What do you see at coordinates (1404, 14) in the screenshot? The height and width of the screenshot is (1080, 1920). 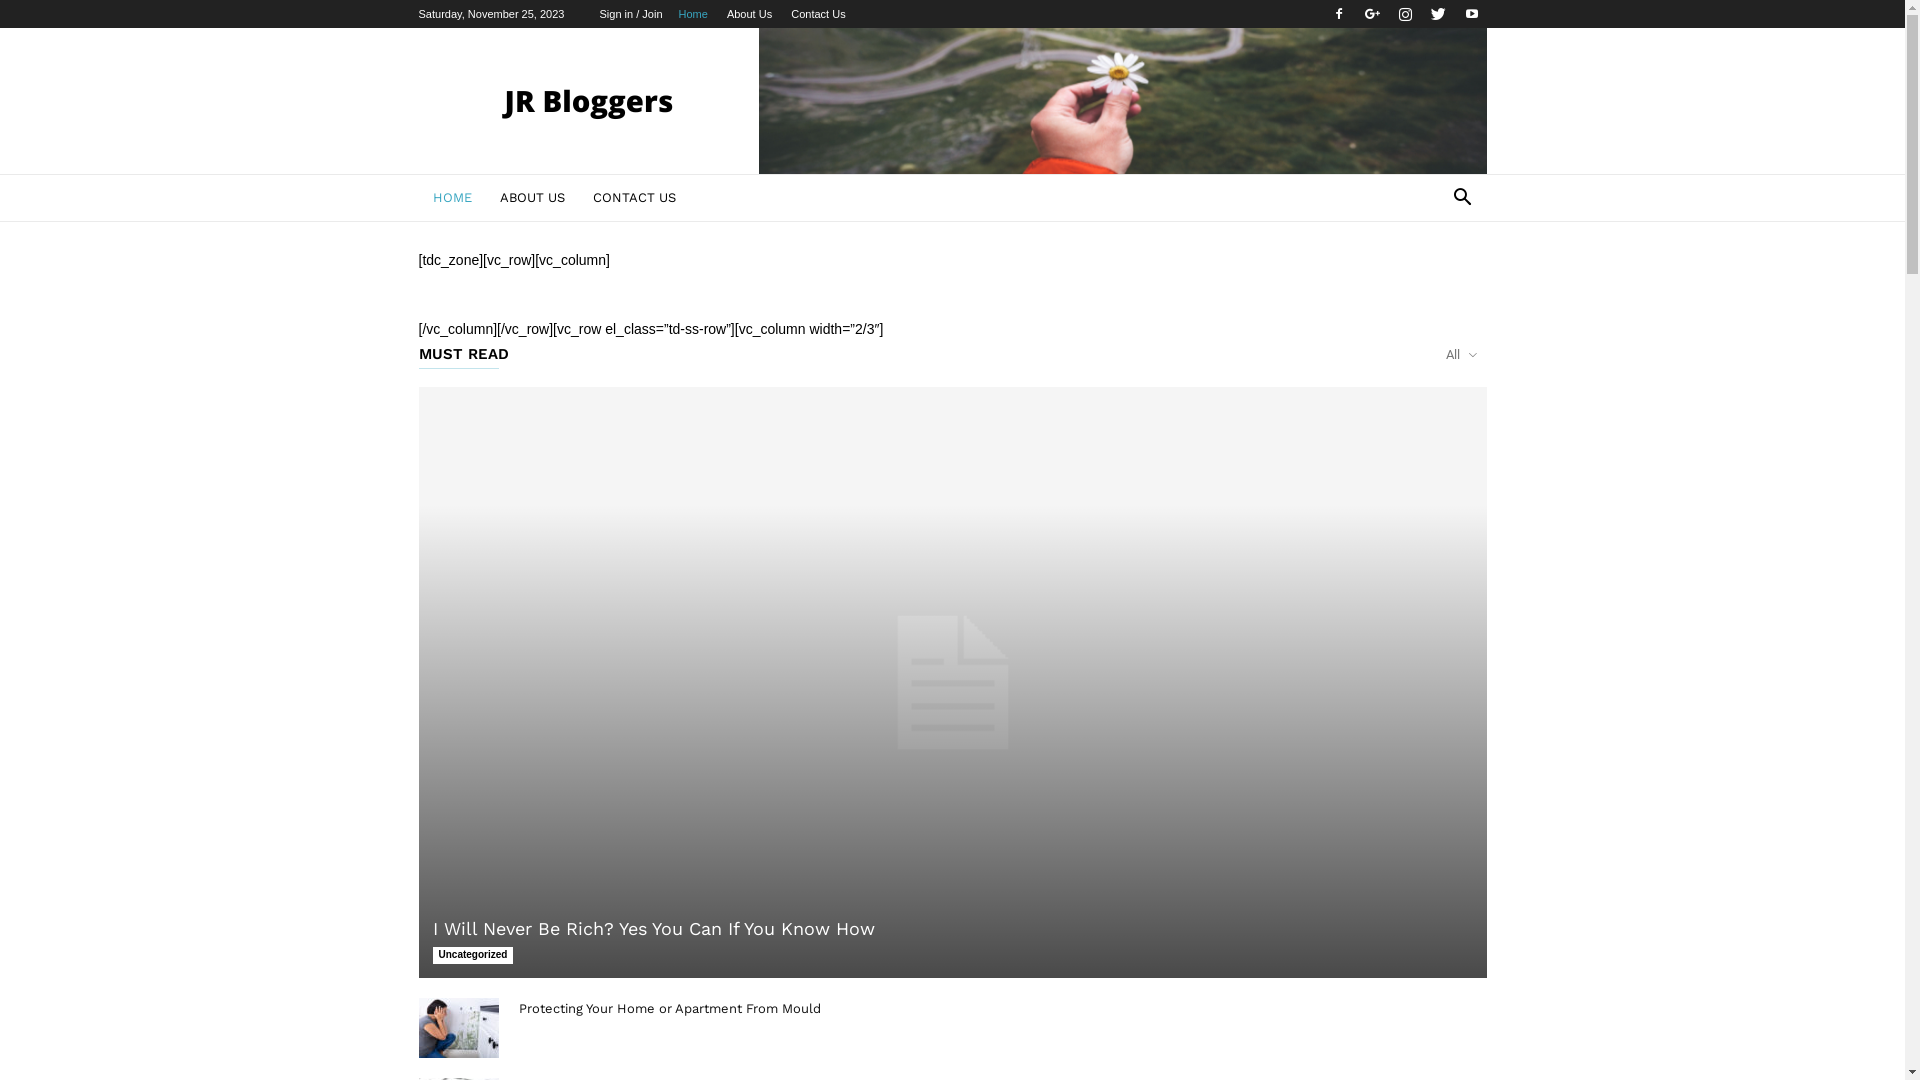 I see `'Instagram'` at bounding box center [1404, 14].